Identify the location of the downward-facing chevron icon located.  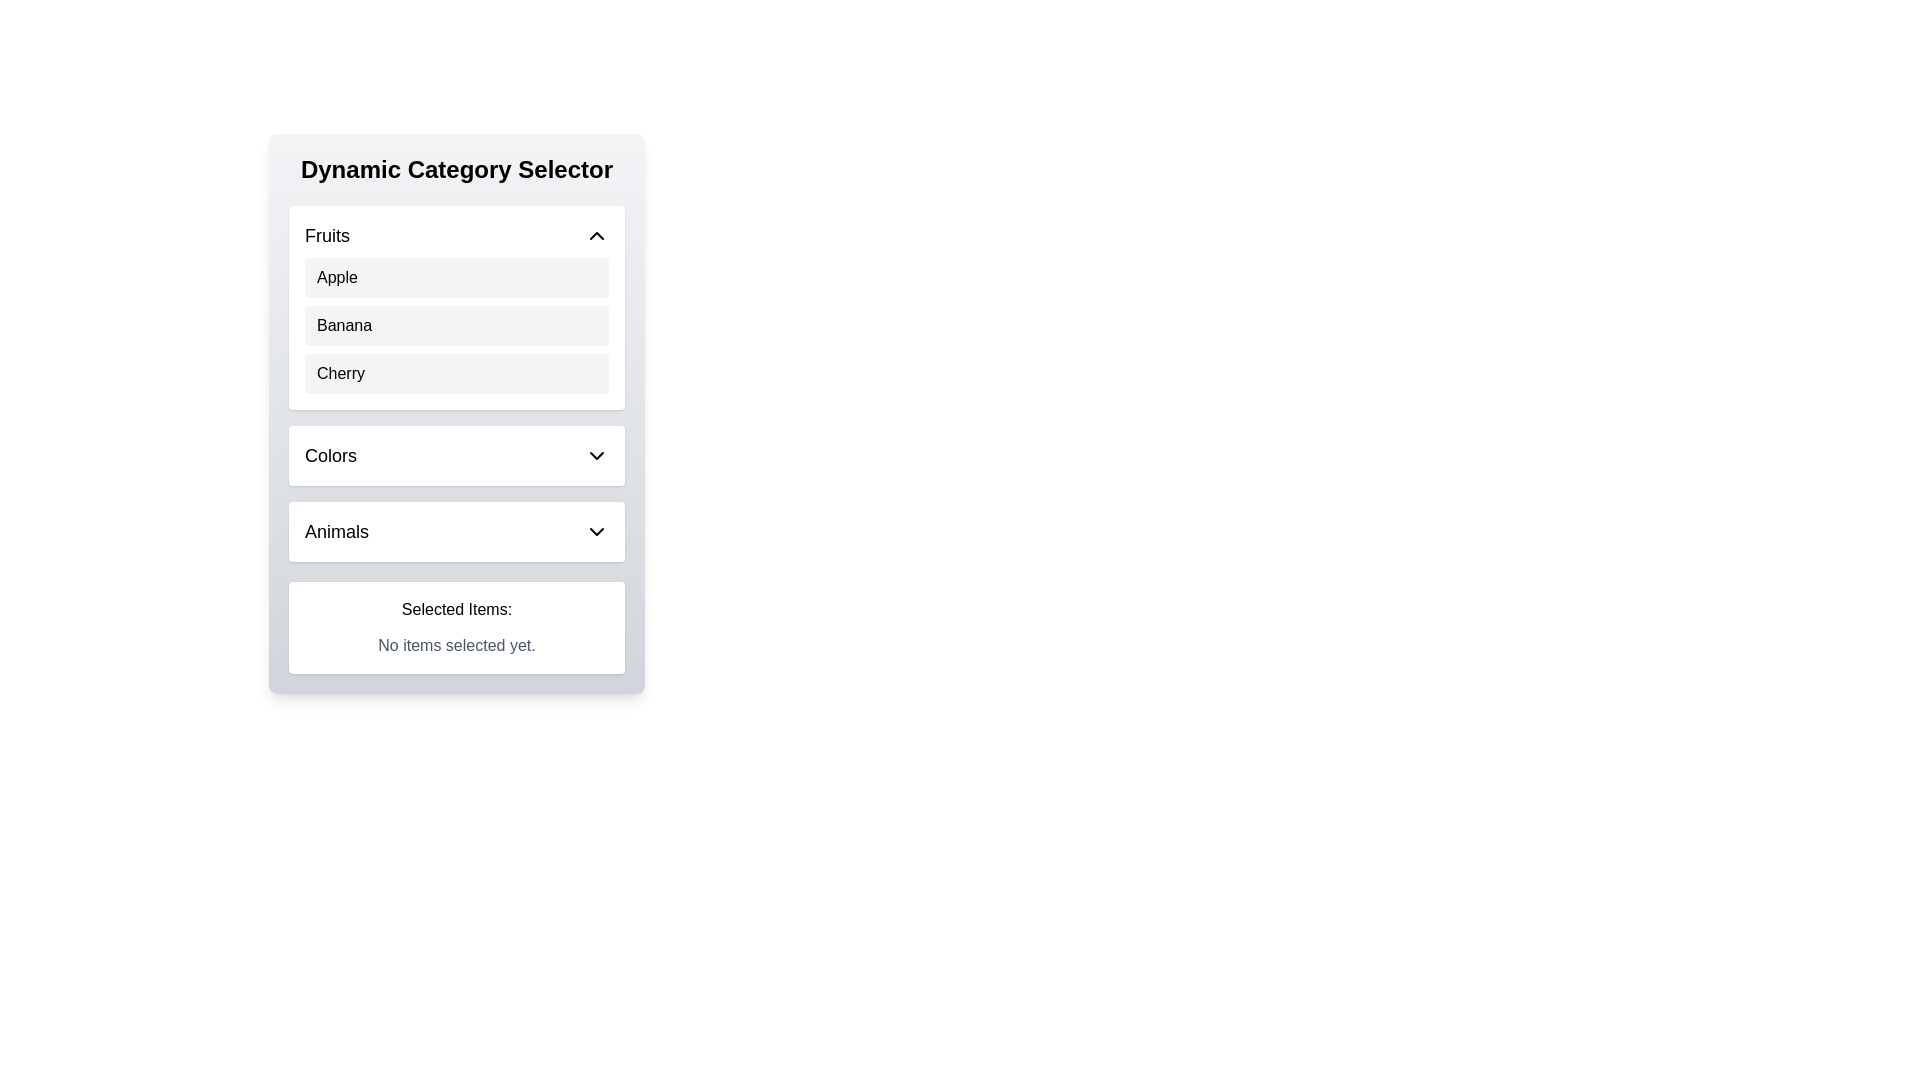
(595, 455).